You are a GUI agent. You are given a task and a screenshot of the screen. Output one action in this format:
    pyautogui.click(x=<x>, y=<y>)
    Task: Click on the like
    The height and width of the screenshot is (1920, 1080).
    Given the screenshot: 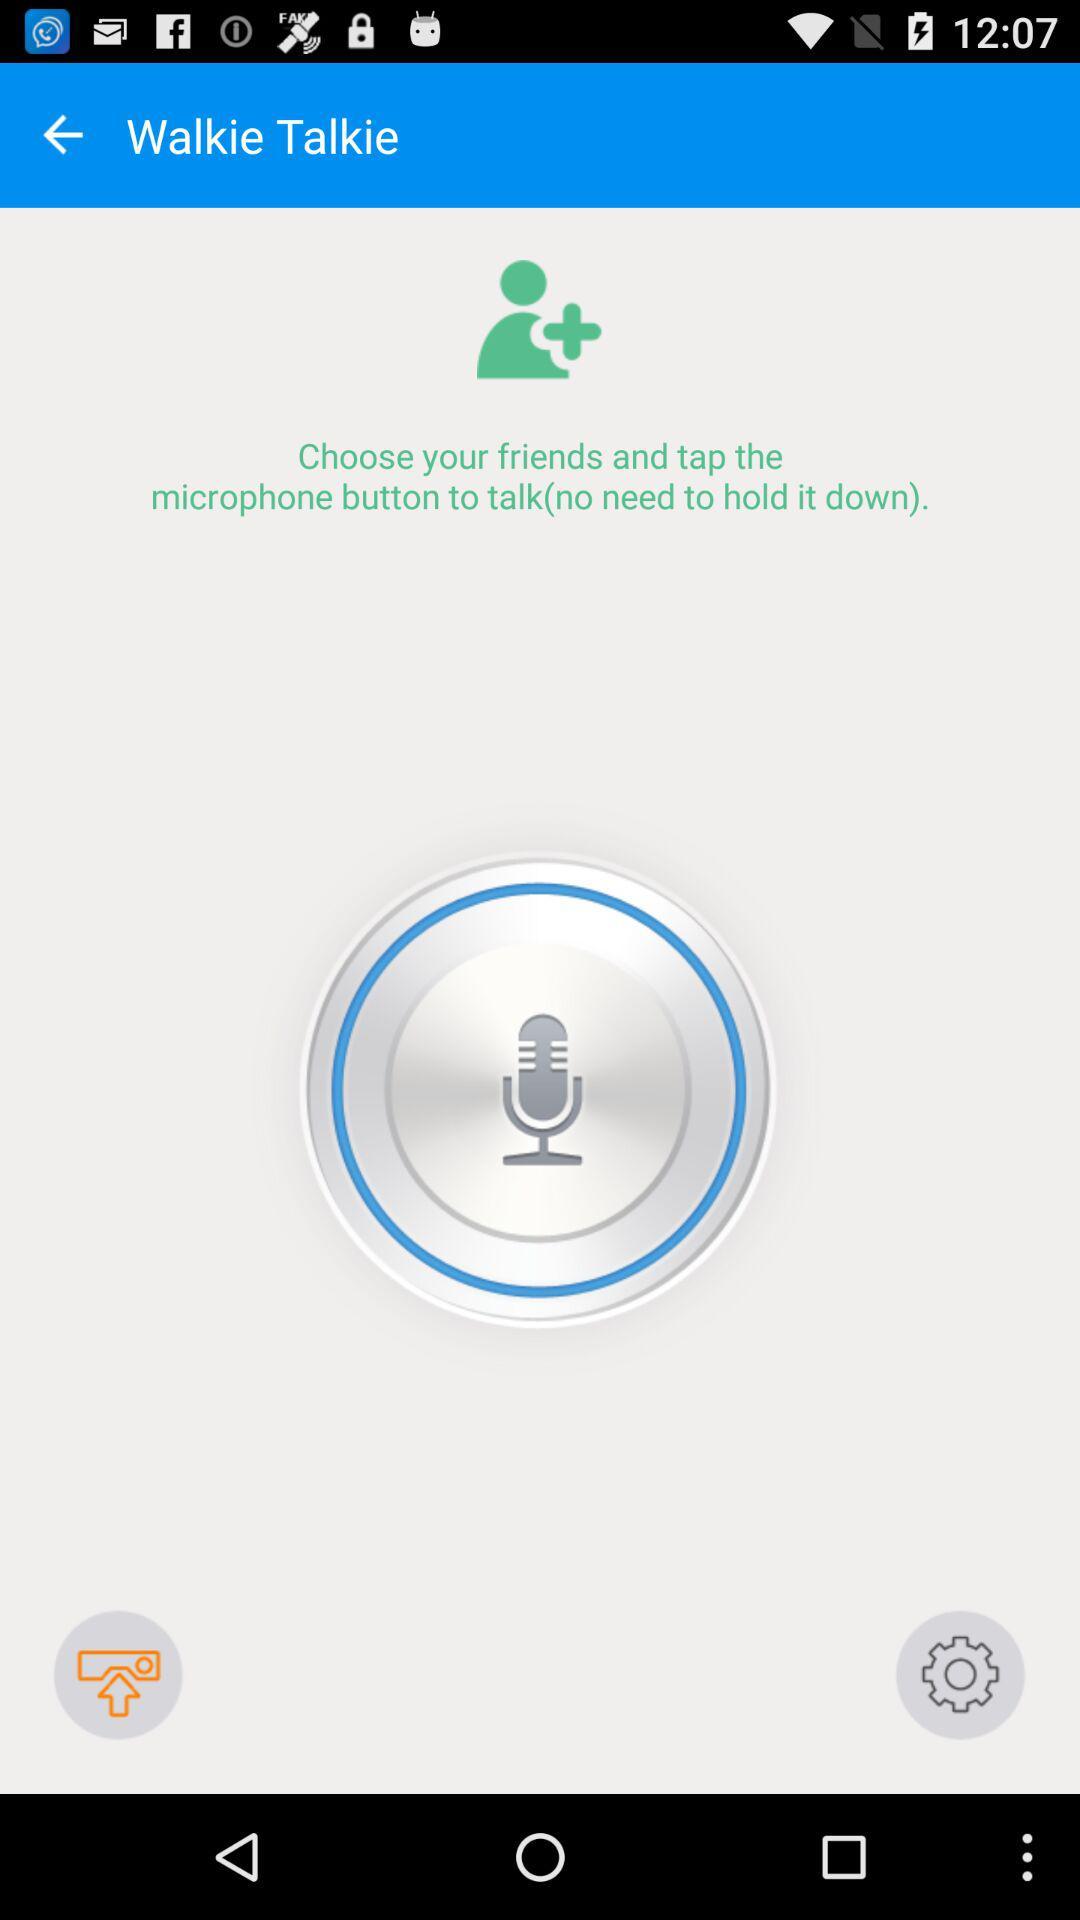 What is the action you would take?
    pyautogui.click(x=538, y=1089)
    